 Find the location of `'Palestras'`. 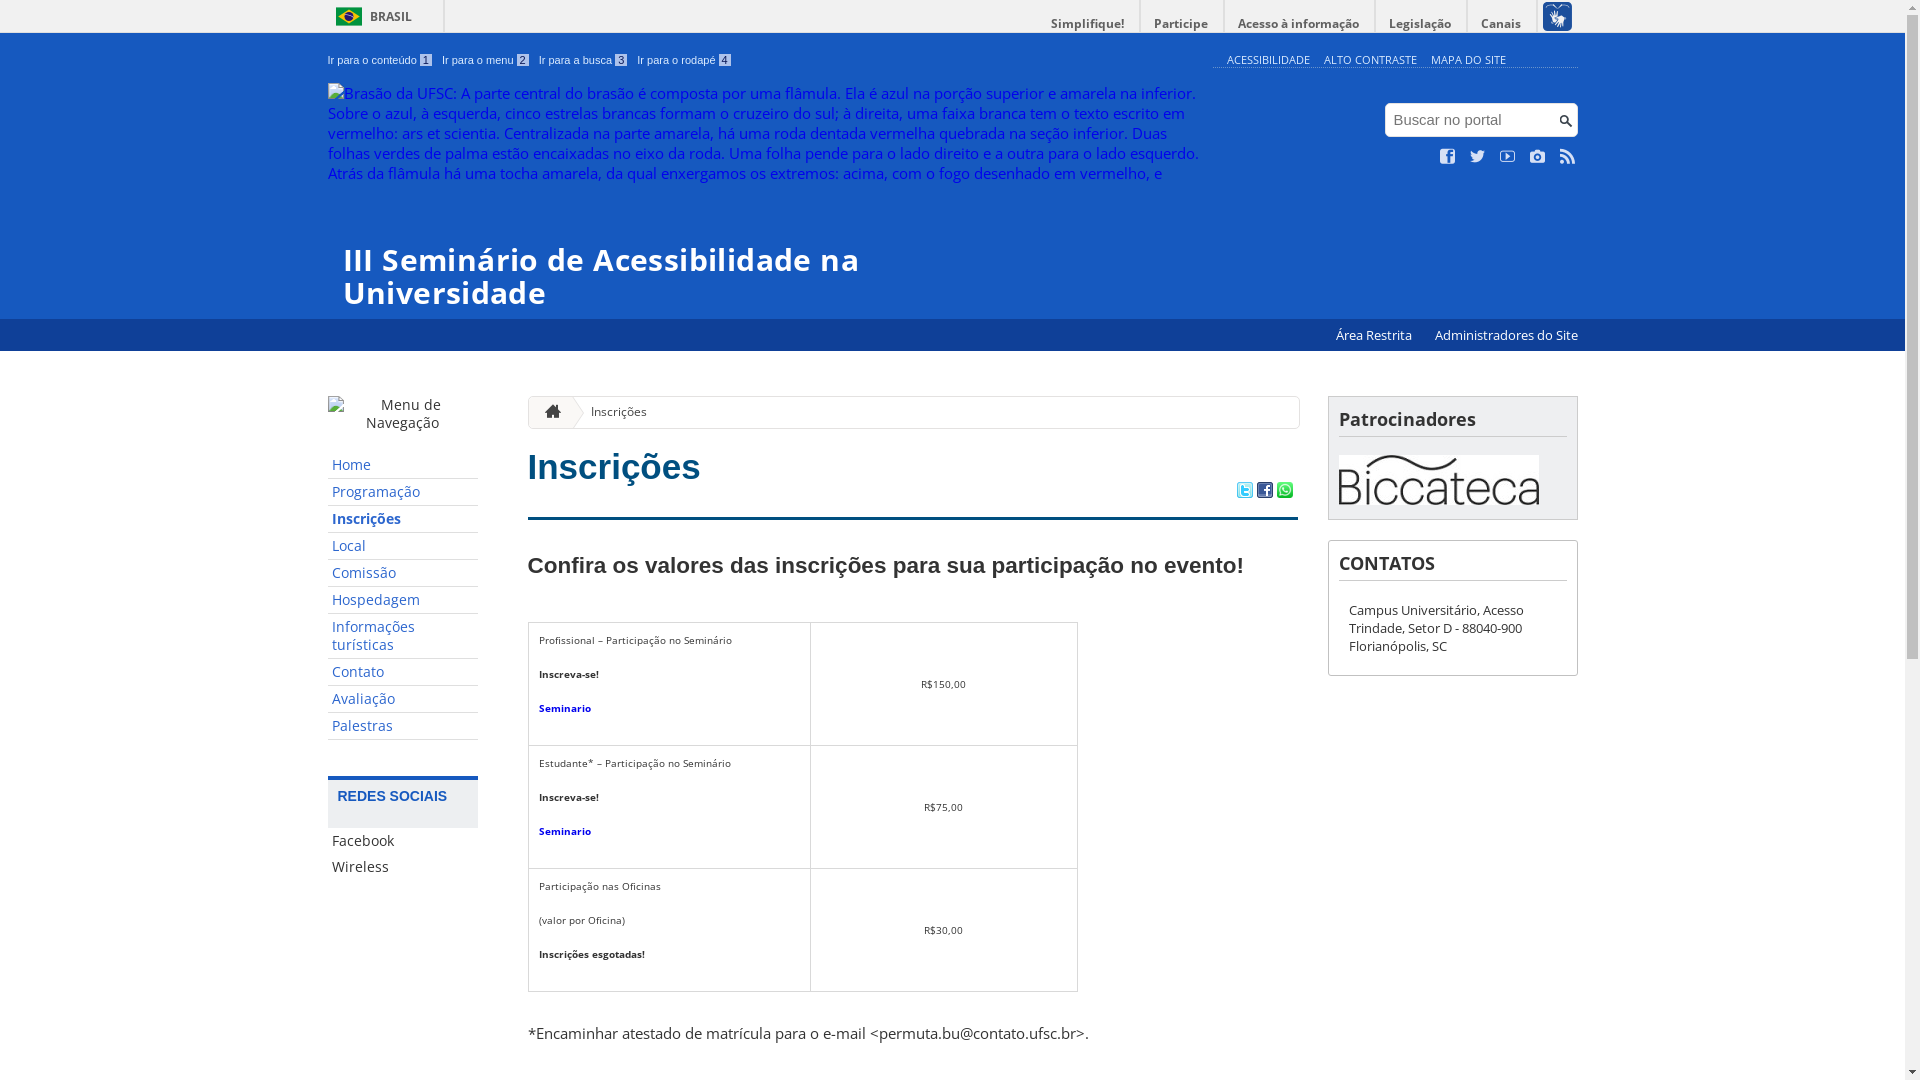

'Palestras' is located at coordinates (402, 726).